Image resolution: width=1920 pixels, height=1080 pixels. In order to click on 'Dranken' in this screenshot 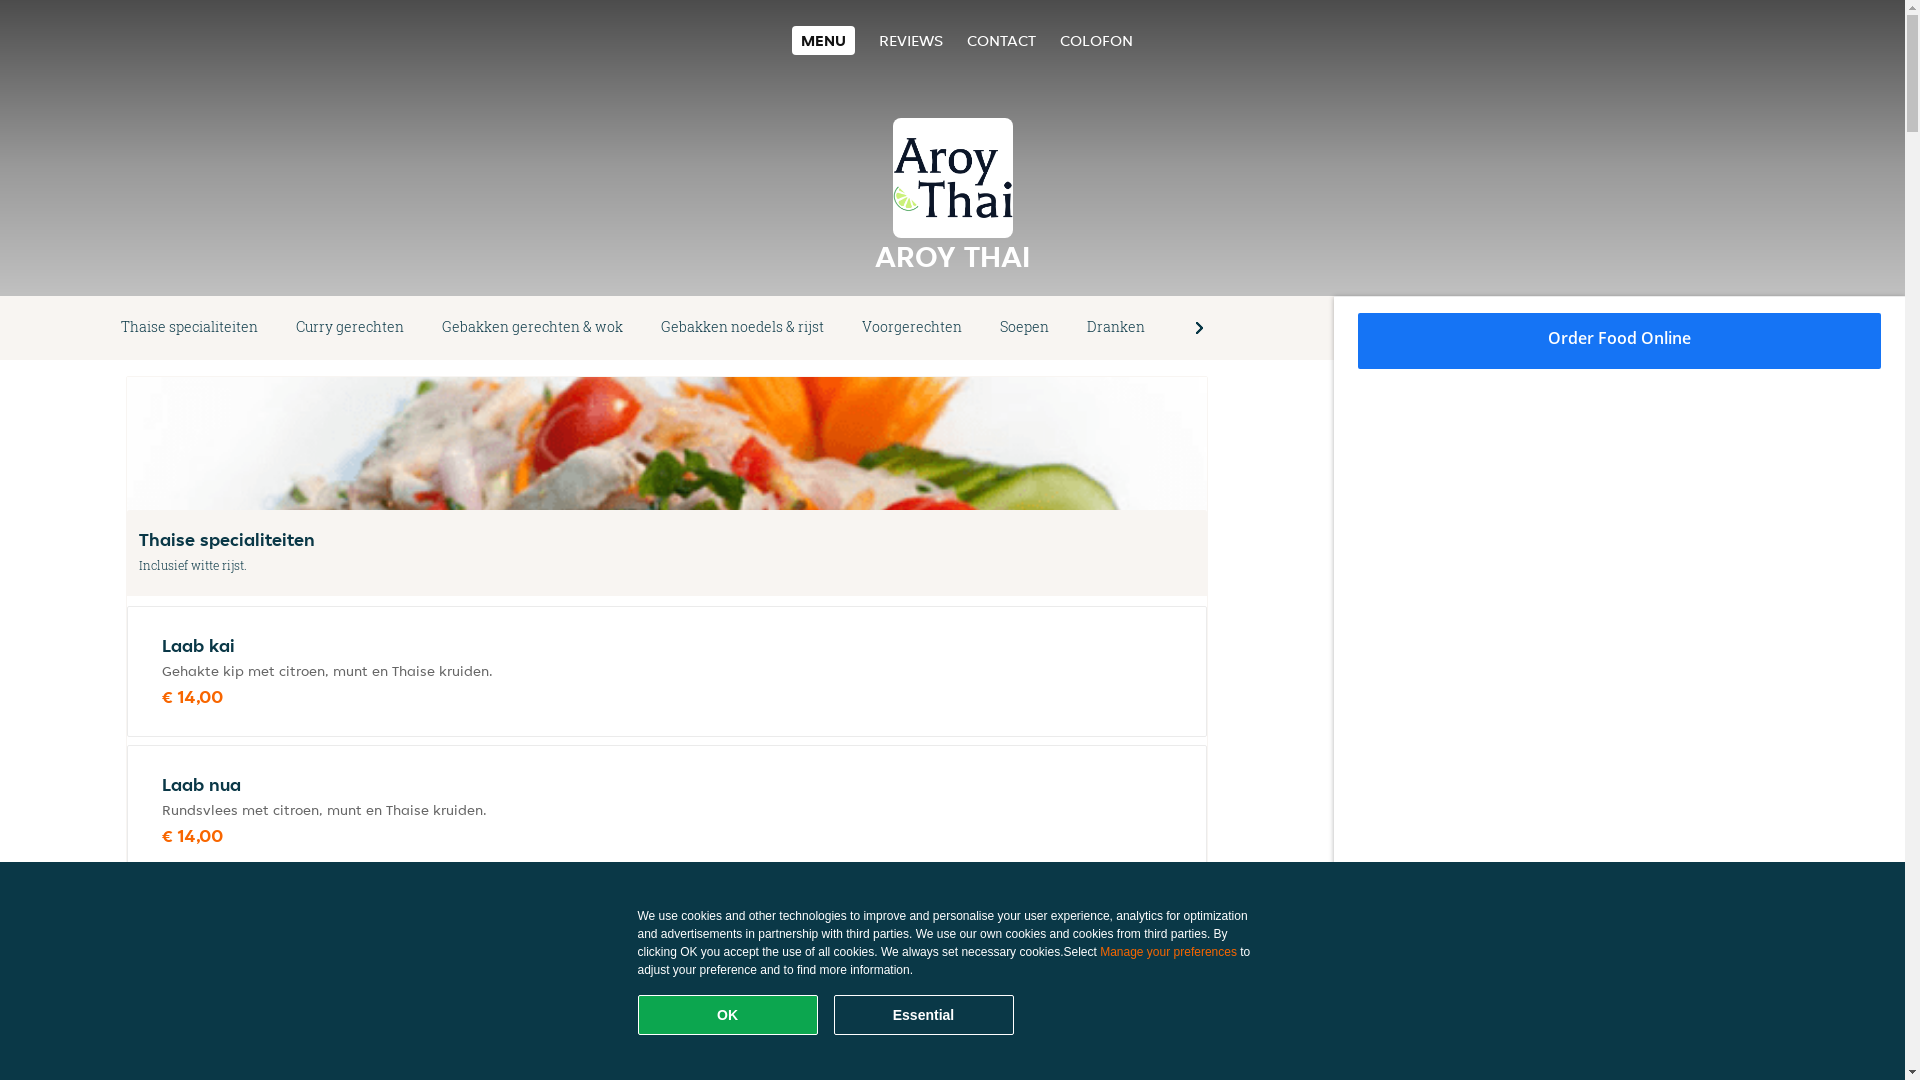, I will do `click(1067, 326)`.